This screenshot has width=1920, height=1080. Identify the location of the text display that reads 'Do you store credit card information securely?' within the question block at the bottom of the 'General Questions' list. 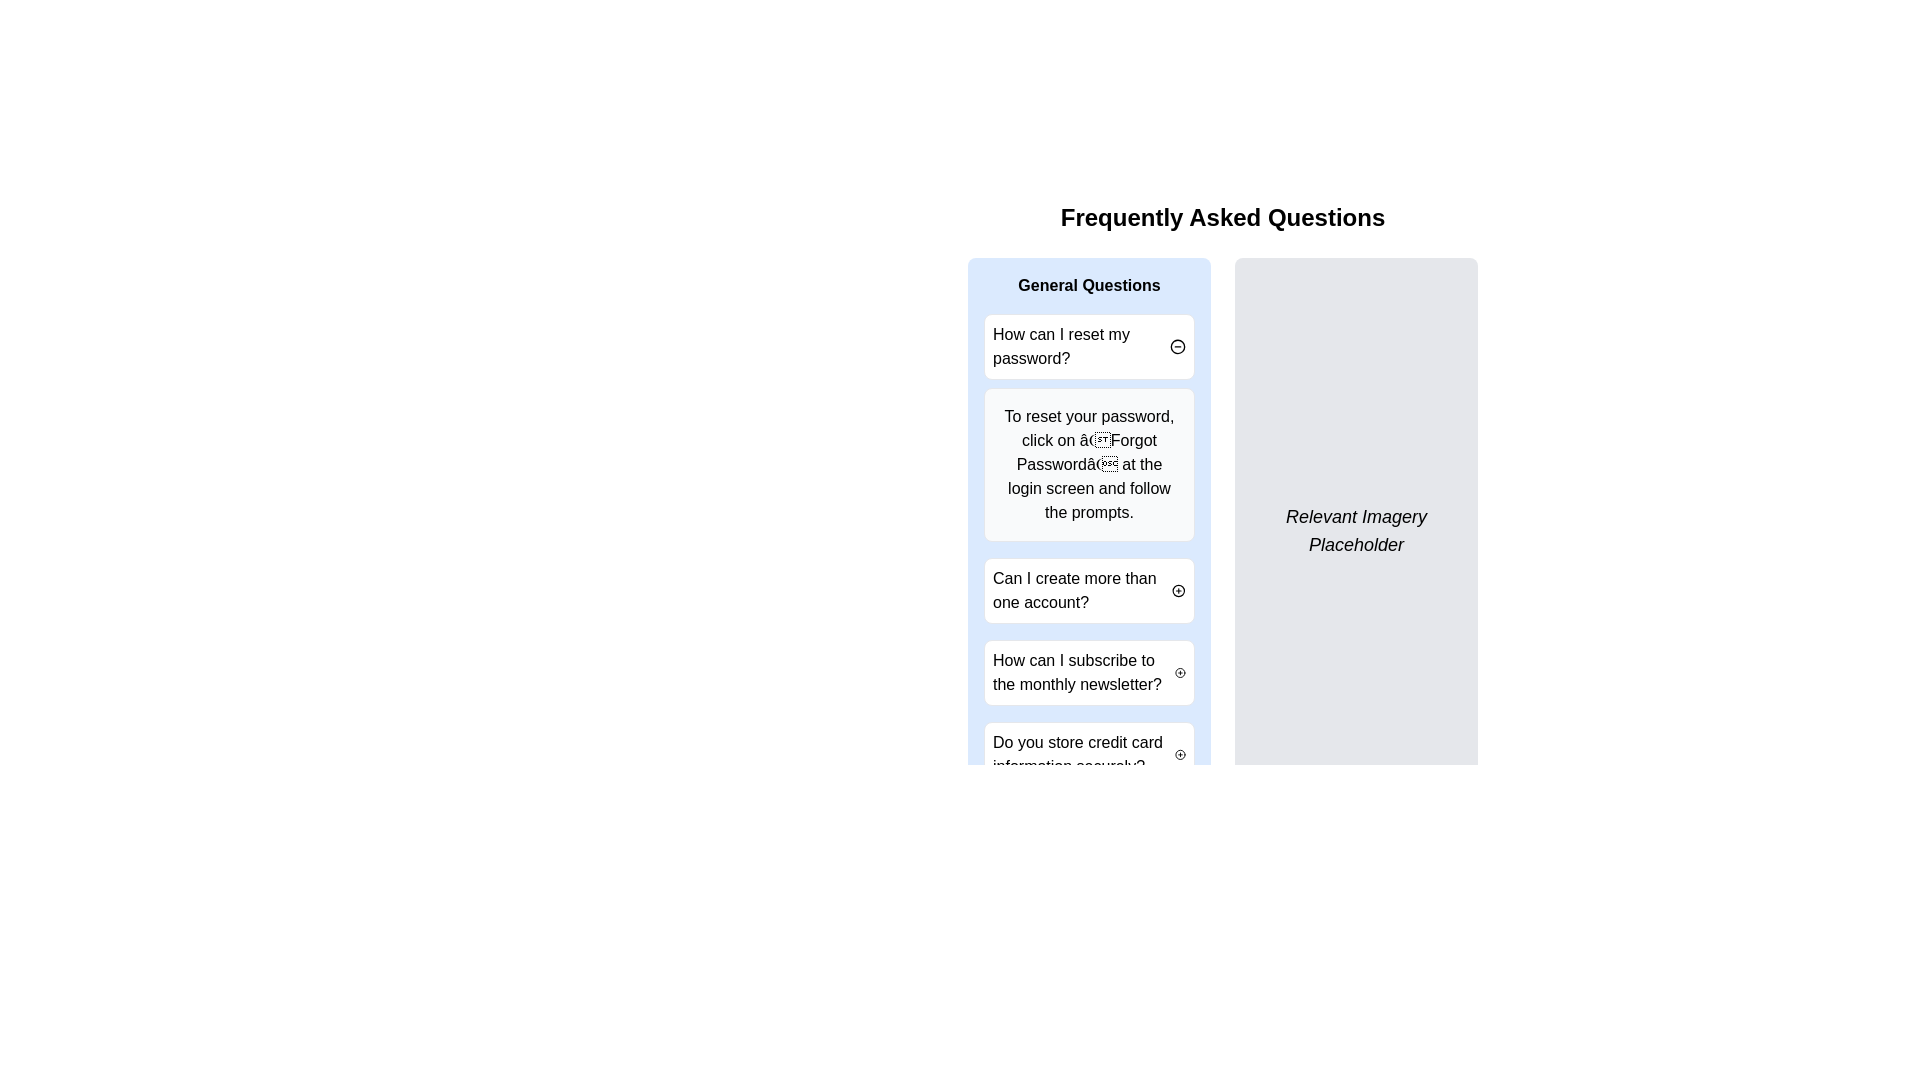
(1082, 755).